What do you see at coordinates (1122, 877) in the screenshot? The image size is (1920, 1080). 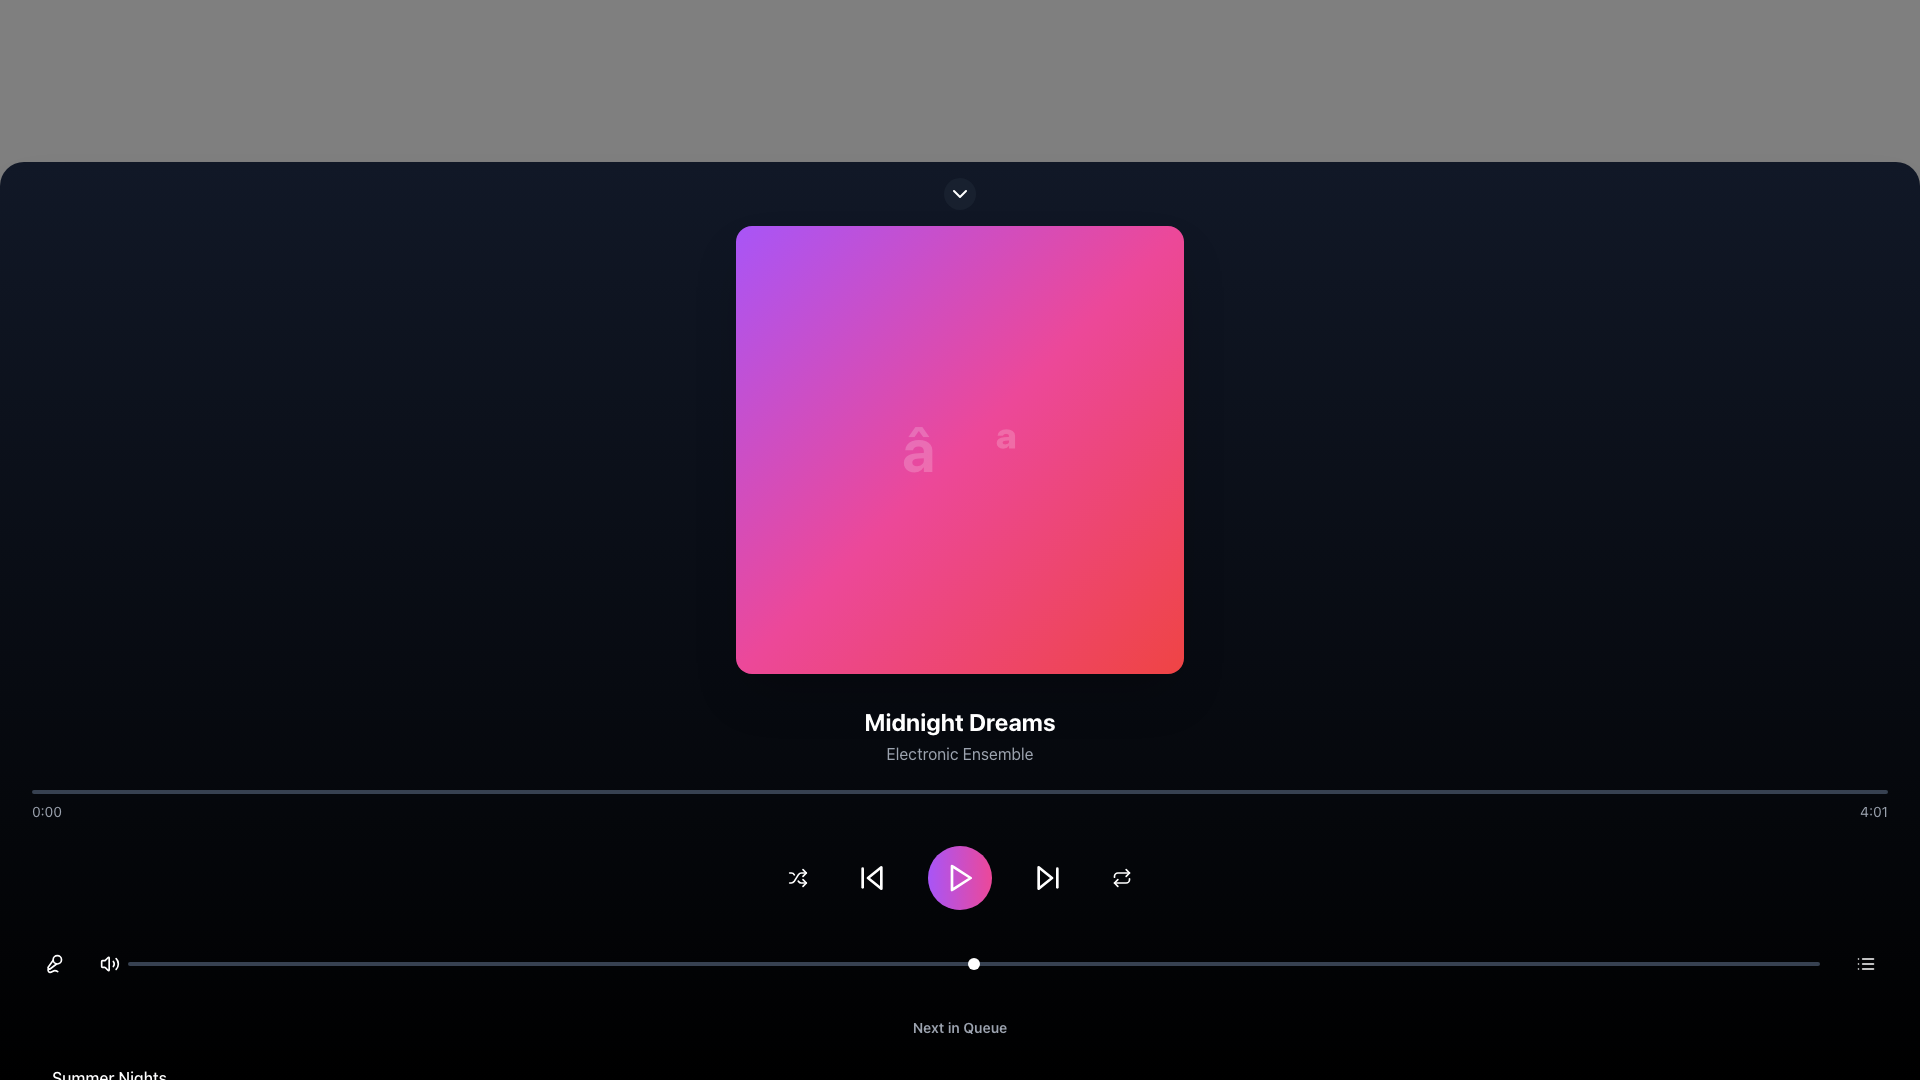 I see `the repeat toggle button located in the bottom control bar near the rightmost side of the playback control icons` at bounding box center [1122, 877].